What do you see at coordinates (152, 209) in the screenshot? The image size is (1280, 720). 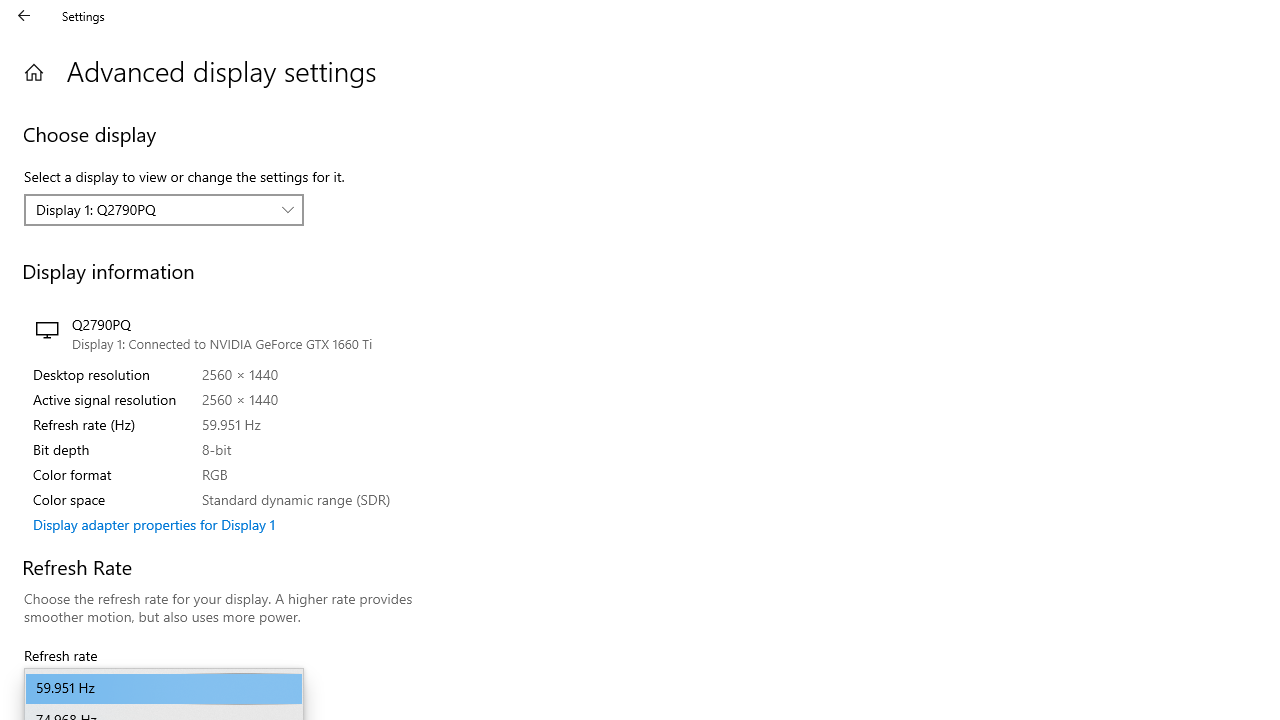 I see `'Display 1: Q2790PQ'` at bounding box center [152, 209].